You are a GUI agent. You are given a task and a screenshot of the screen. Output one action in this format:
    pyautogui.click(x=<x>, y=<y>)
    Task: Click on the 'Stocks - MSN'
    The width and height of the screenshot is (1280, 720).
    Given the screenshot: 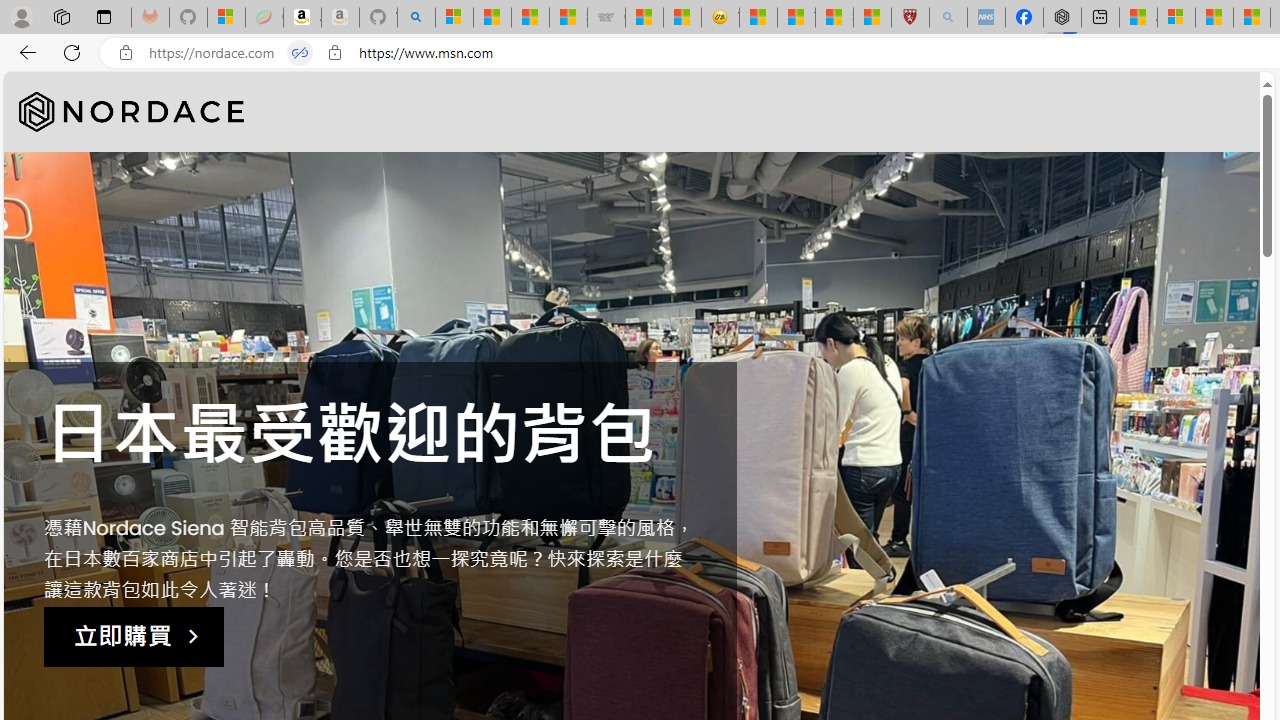 What is the action you would take?
    pyautogui.click(x=567, y=17)
    